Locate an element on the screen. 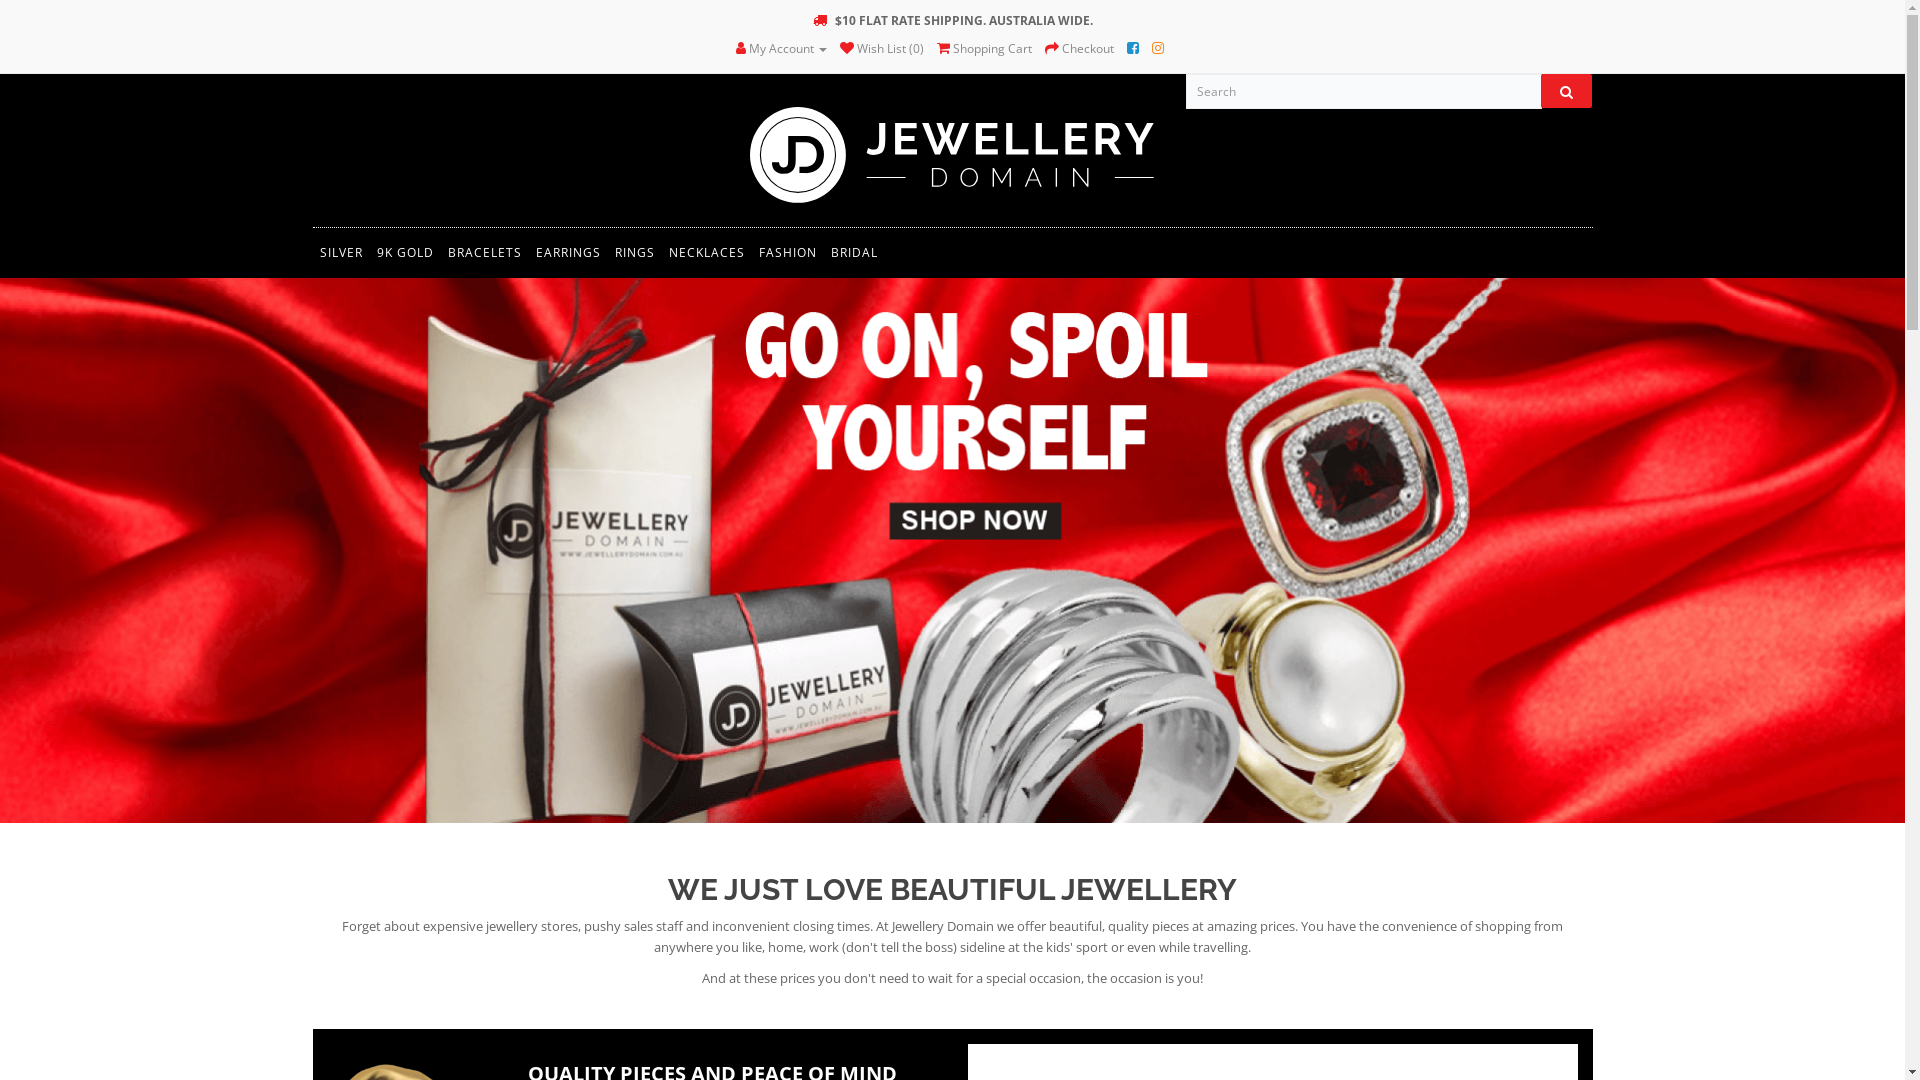 The width and height of the screenshot is (1920, 1080). 'Checkout' is located at coordinates (1078, 47).